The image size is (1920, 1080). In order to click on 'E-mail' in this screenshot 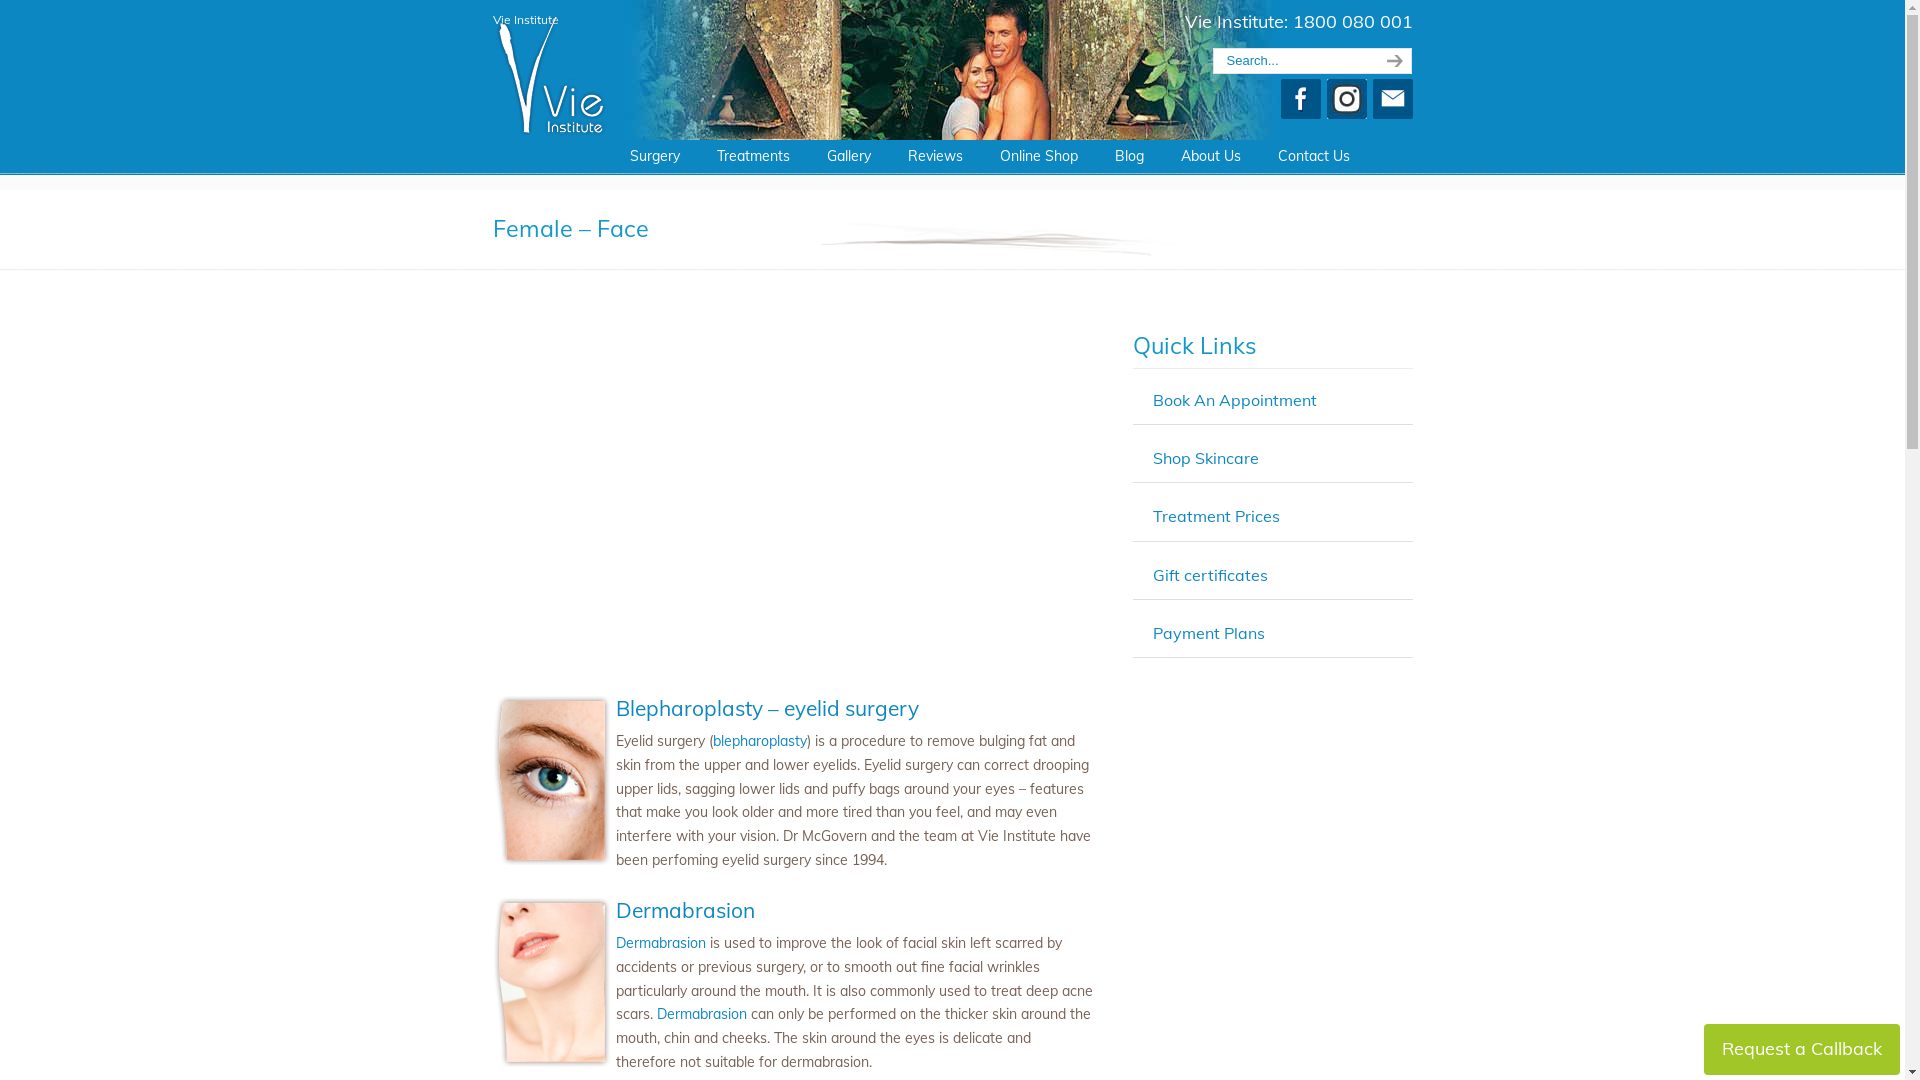, I will do `click(1391, 114)`.